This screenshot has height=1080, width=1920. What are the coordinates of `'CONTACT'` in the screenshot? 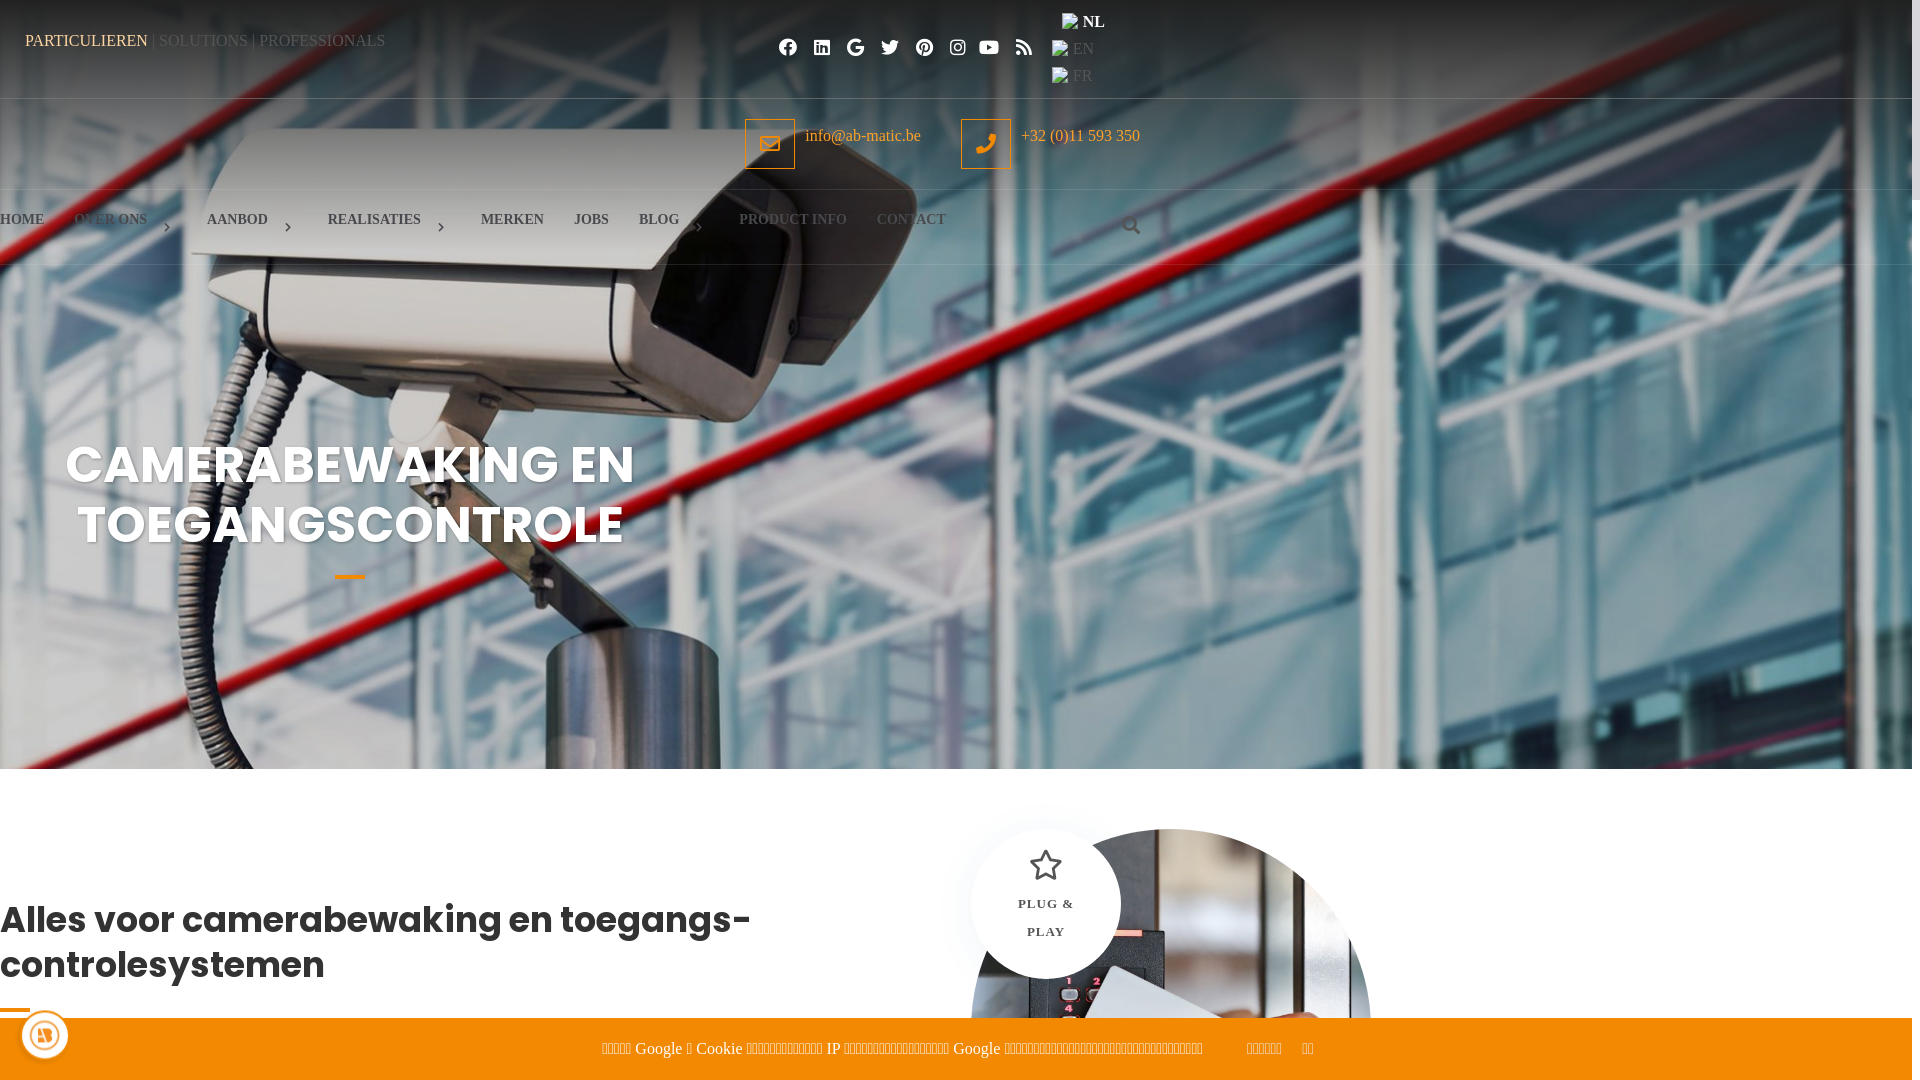 It's located at (877, 219).